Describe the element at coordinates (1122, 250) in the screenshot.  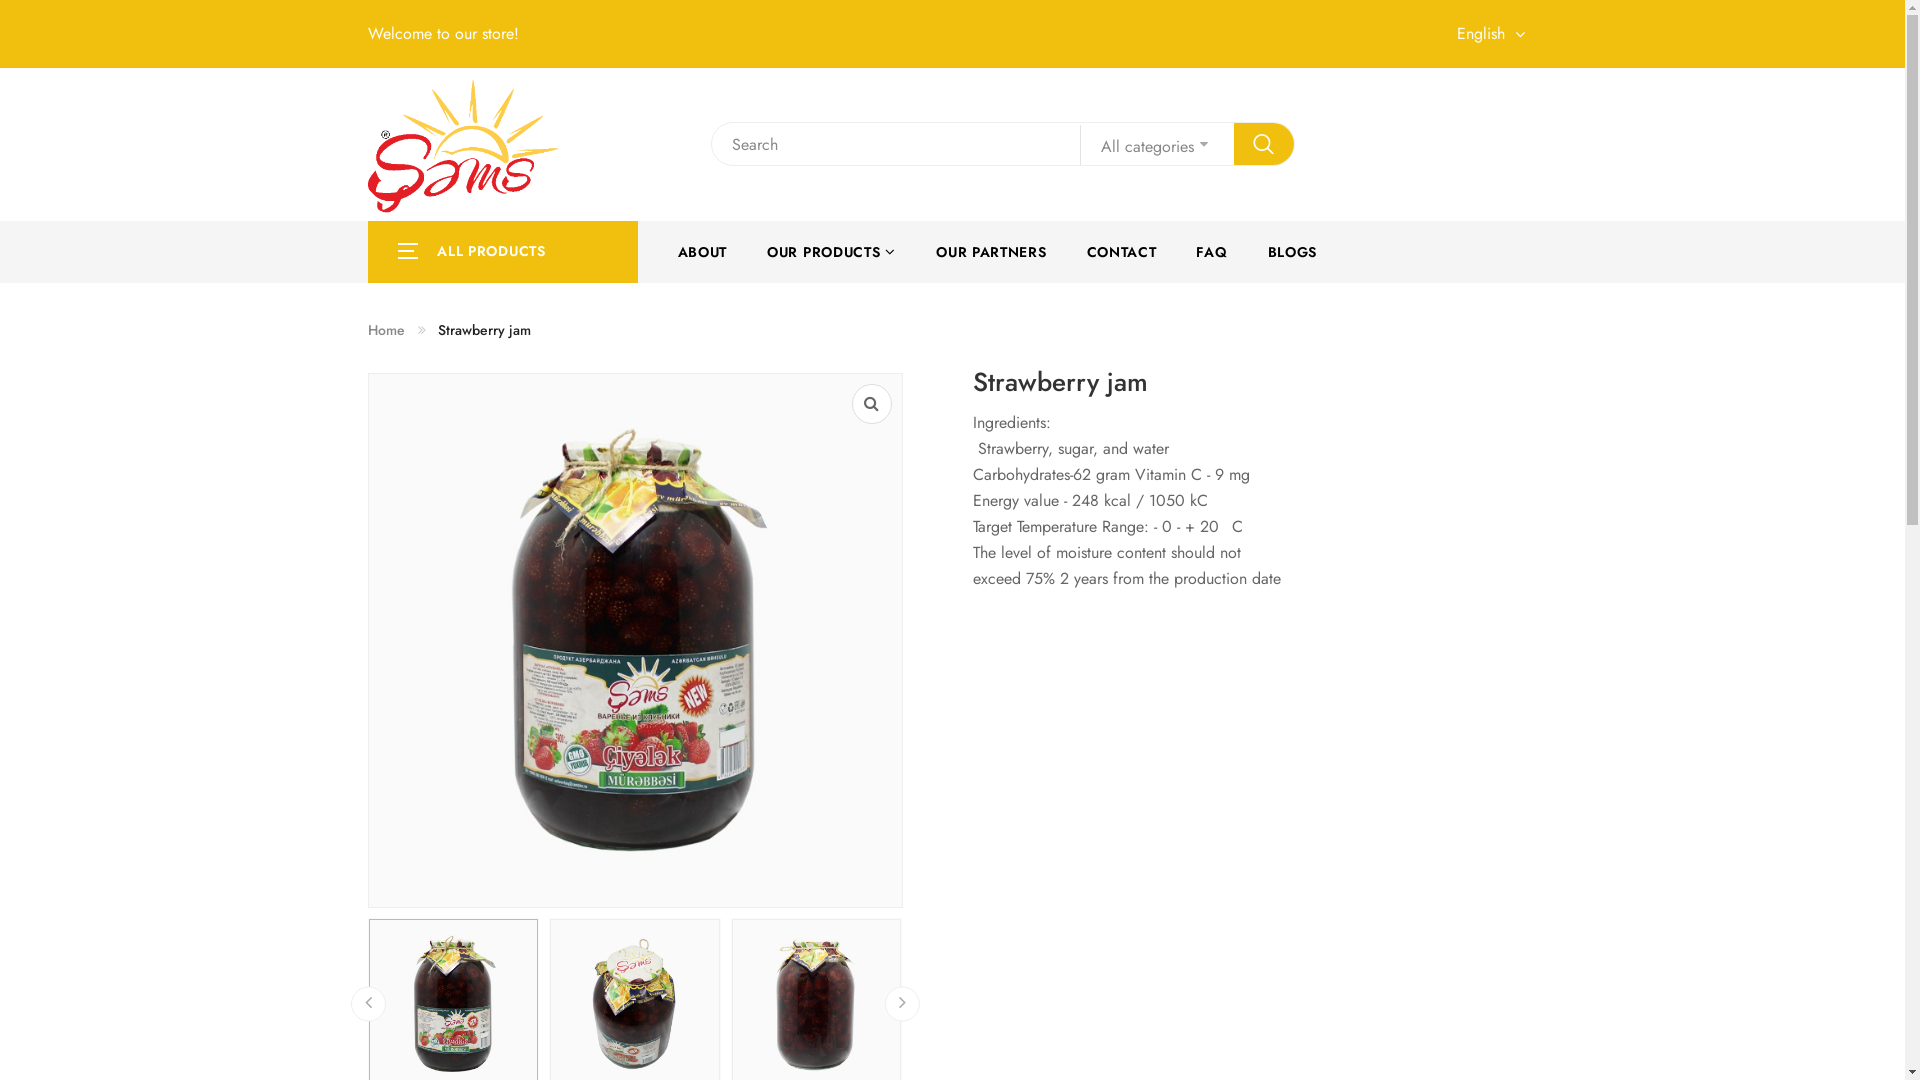
I see `'CONTACT'` at that location.